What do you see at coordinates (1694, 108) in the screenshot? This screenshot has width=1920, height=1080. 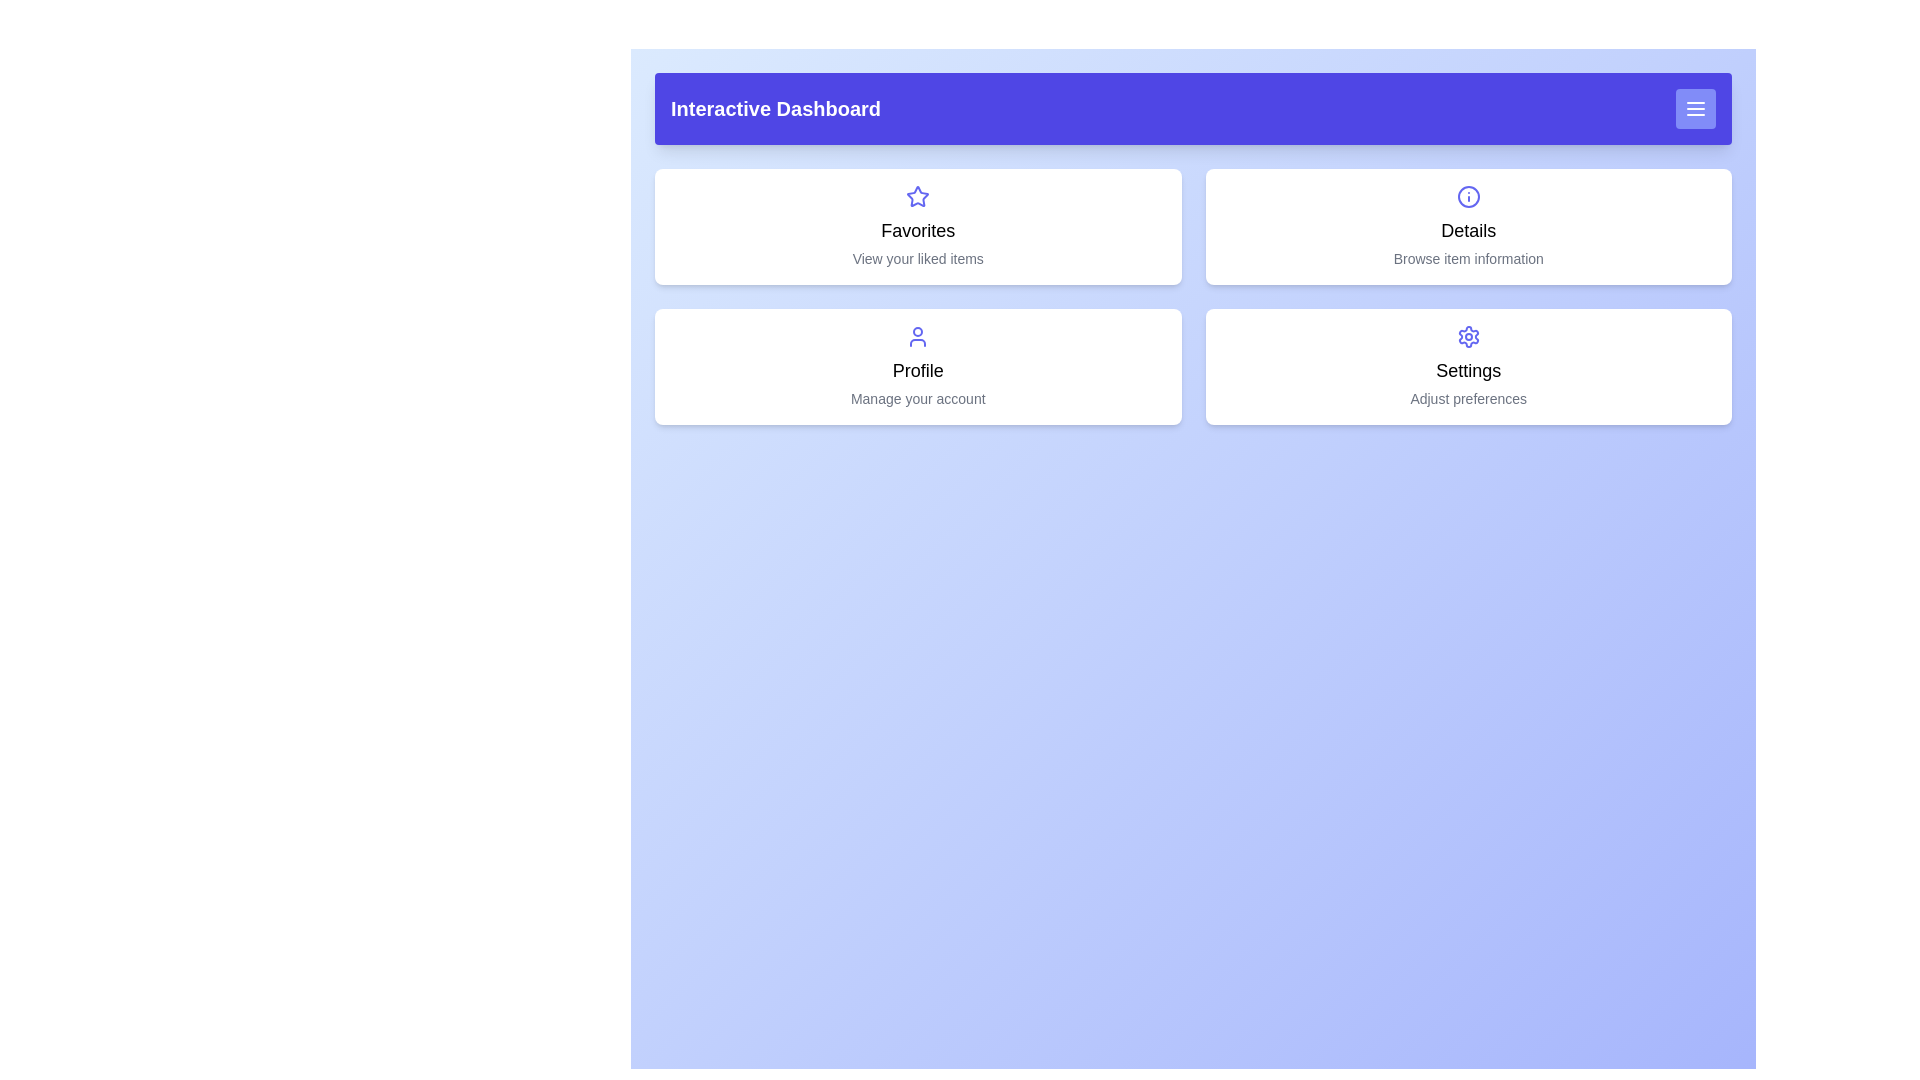 I see `hamburger button to toggle the menu visibility` at bounding box center [1694, 108].